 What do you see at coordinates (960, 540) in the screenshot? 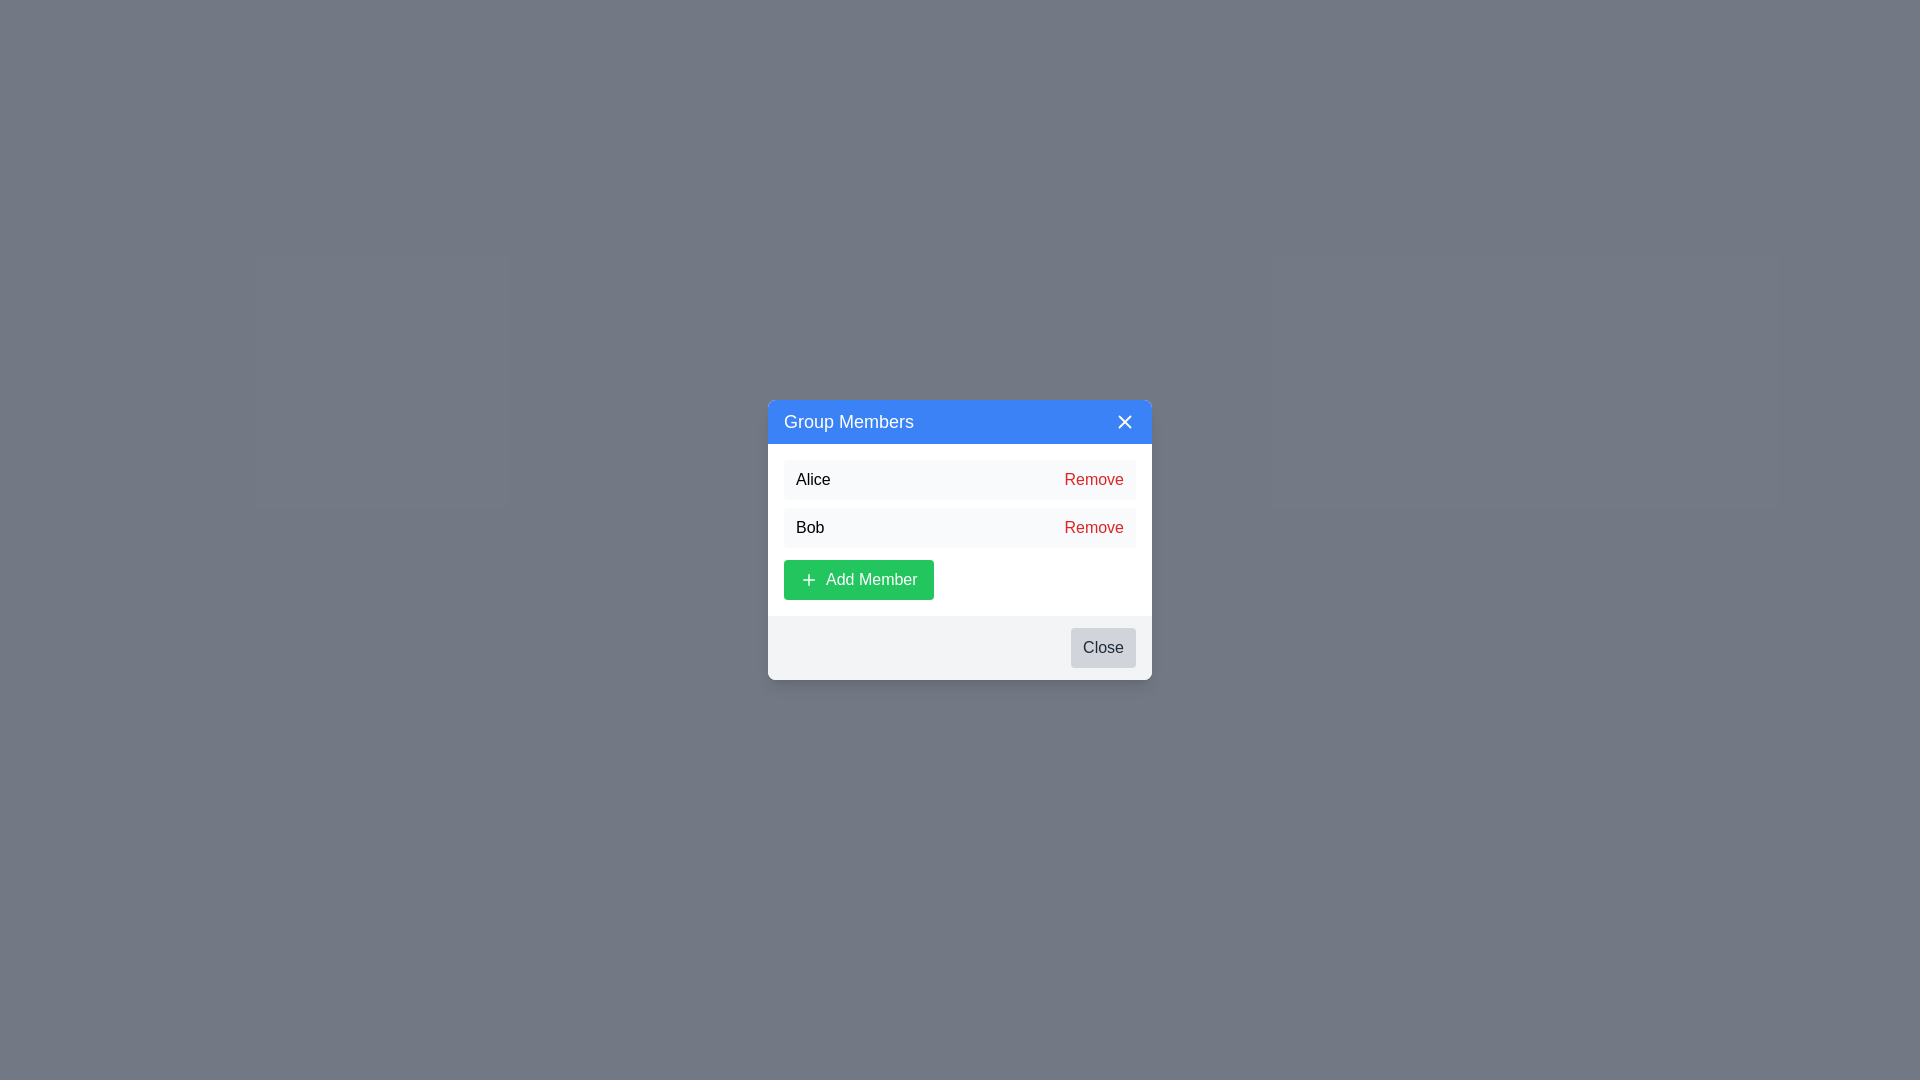
I see `the modal dialog box that displays the group member list, allowing interaction with its elements such as adding or removing members` at bounding box center [960, 540].